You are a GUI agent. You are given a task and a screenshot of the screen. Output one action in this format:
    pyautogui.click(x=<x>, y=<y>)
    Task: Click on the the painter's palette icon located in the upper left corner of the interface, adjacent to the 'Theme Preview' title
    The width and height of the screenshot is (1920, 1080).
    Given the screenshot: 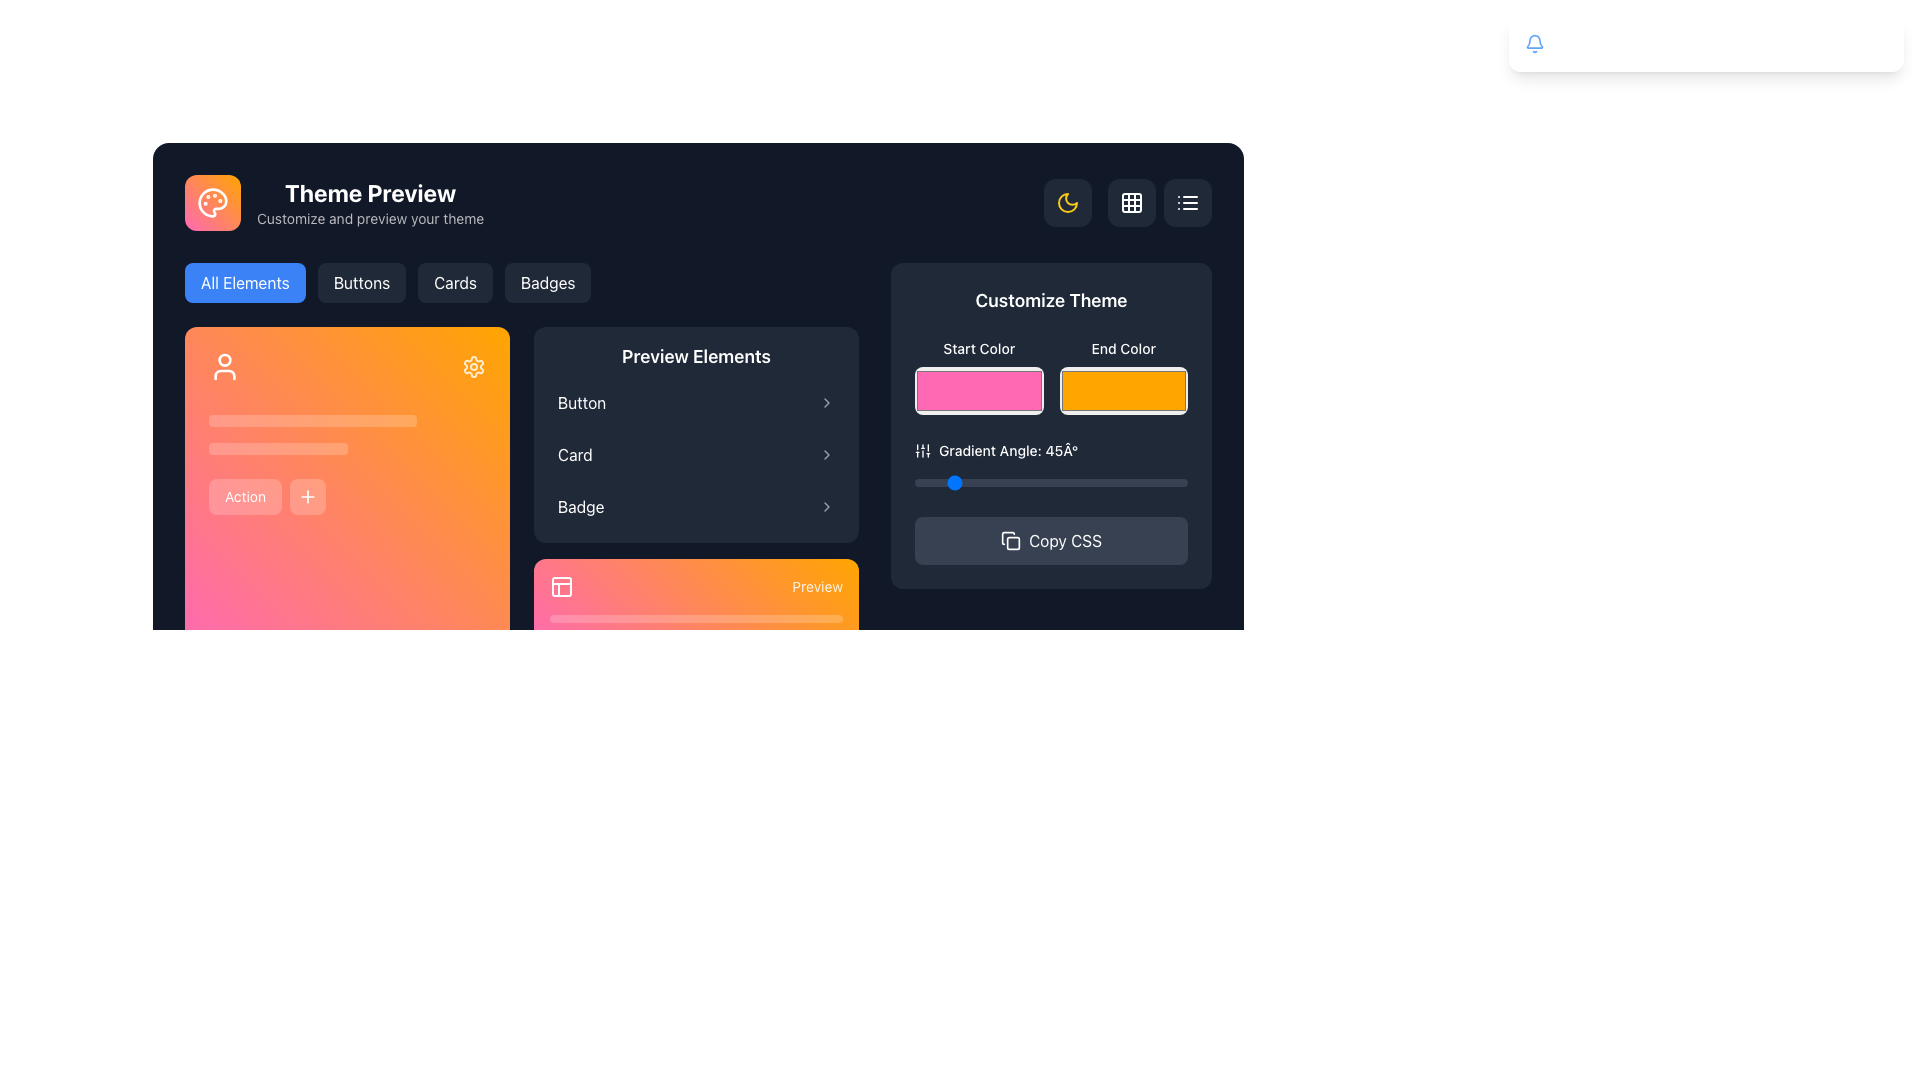 What is the action you would take?
    pyautogui.click(x=212, y=203)
    